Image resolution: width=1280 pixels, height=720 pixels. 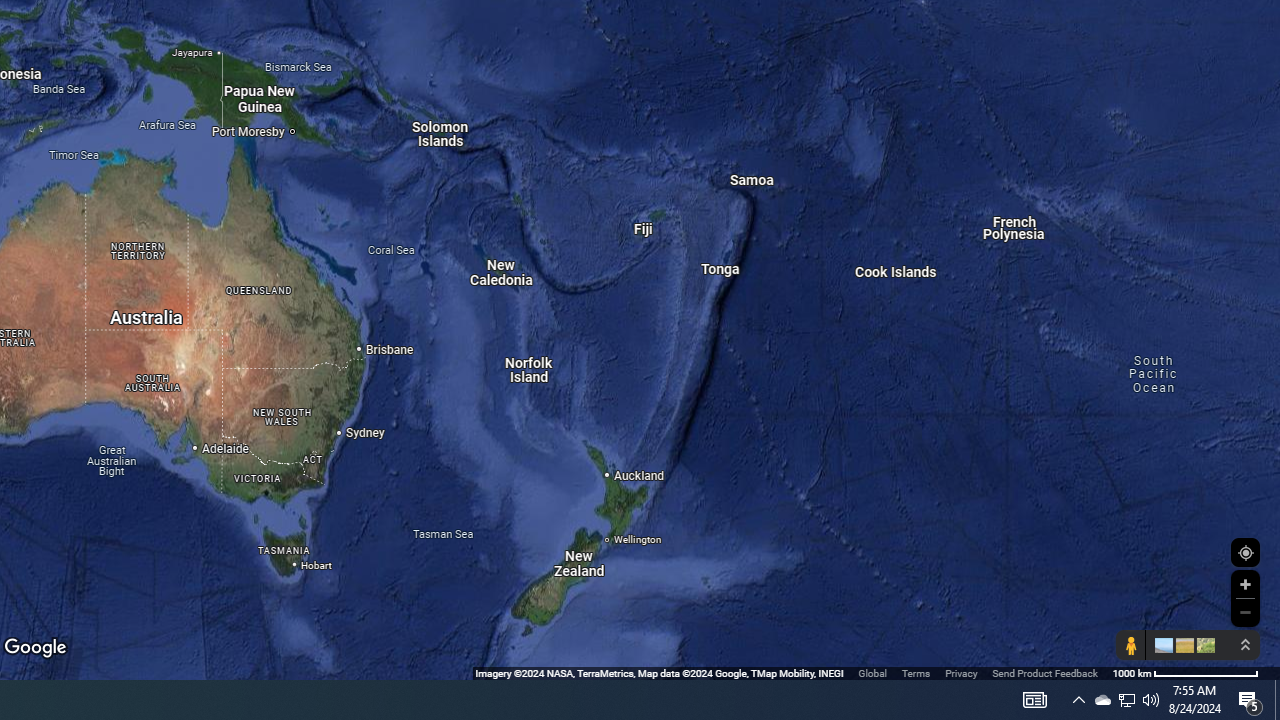 What do you see at coordinates (915, 673) in the screenshot?
I see `'Terms'` at bounding box center [915, 673].